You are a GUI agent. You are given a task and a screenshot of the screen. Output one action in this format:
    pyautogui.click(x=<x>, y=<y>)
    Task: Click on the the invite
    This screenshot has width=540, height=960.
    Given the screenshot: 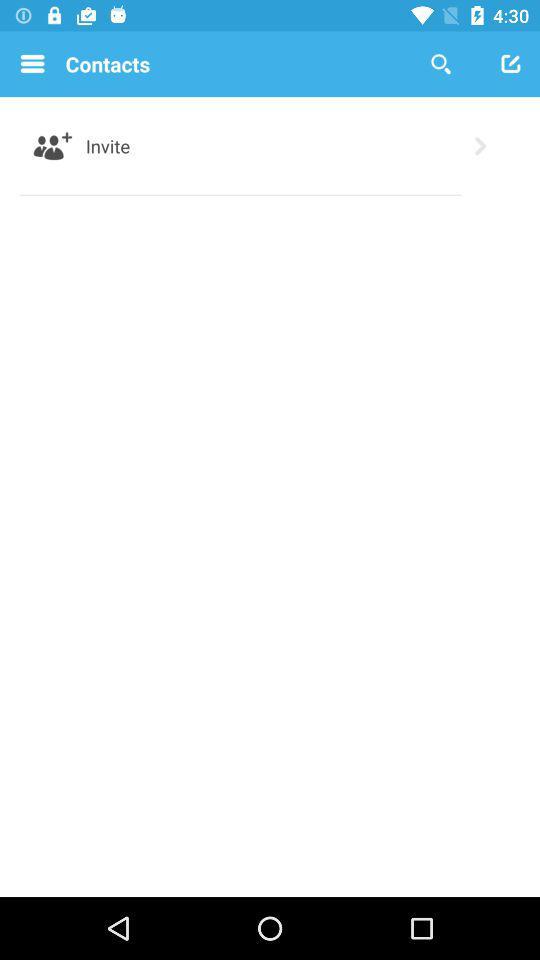 What is the action you would take?
    pyautogui.click(x=108, y=145)
    